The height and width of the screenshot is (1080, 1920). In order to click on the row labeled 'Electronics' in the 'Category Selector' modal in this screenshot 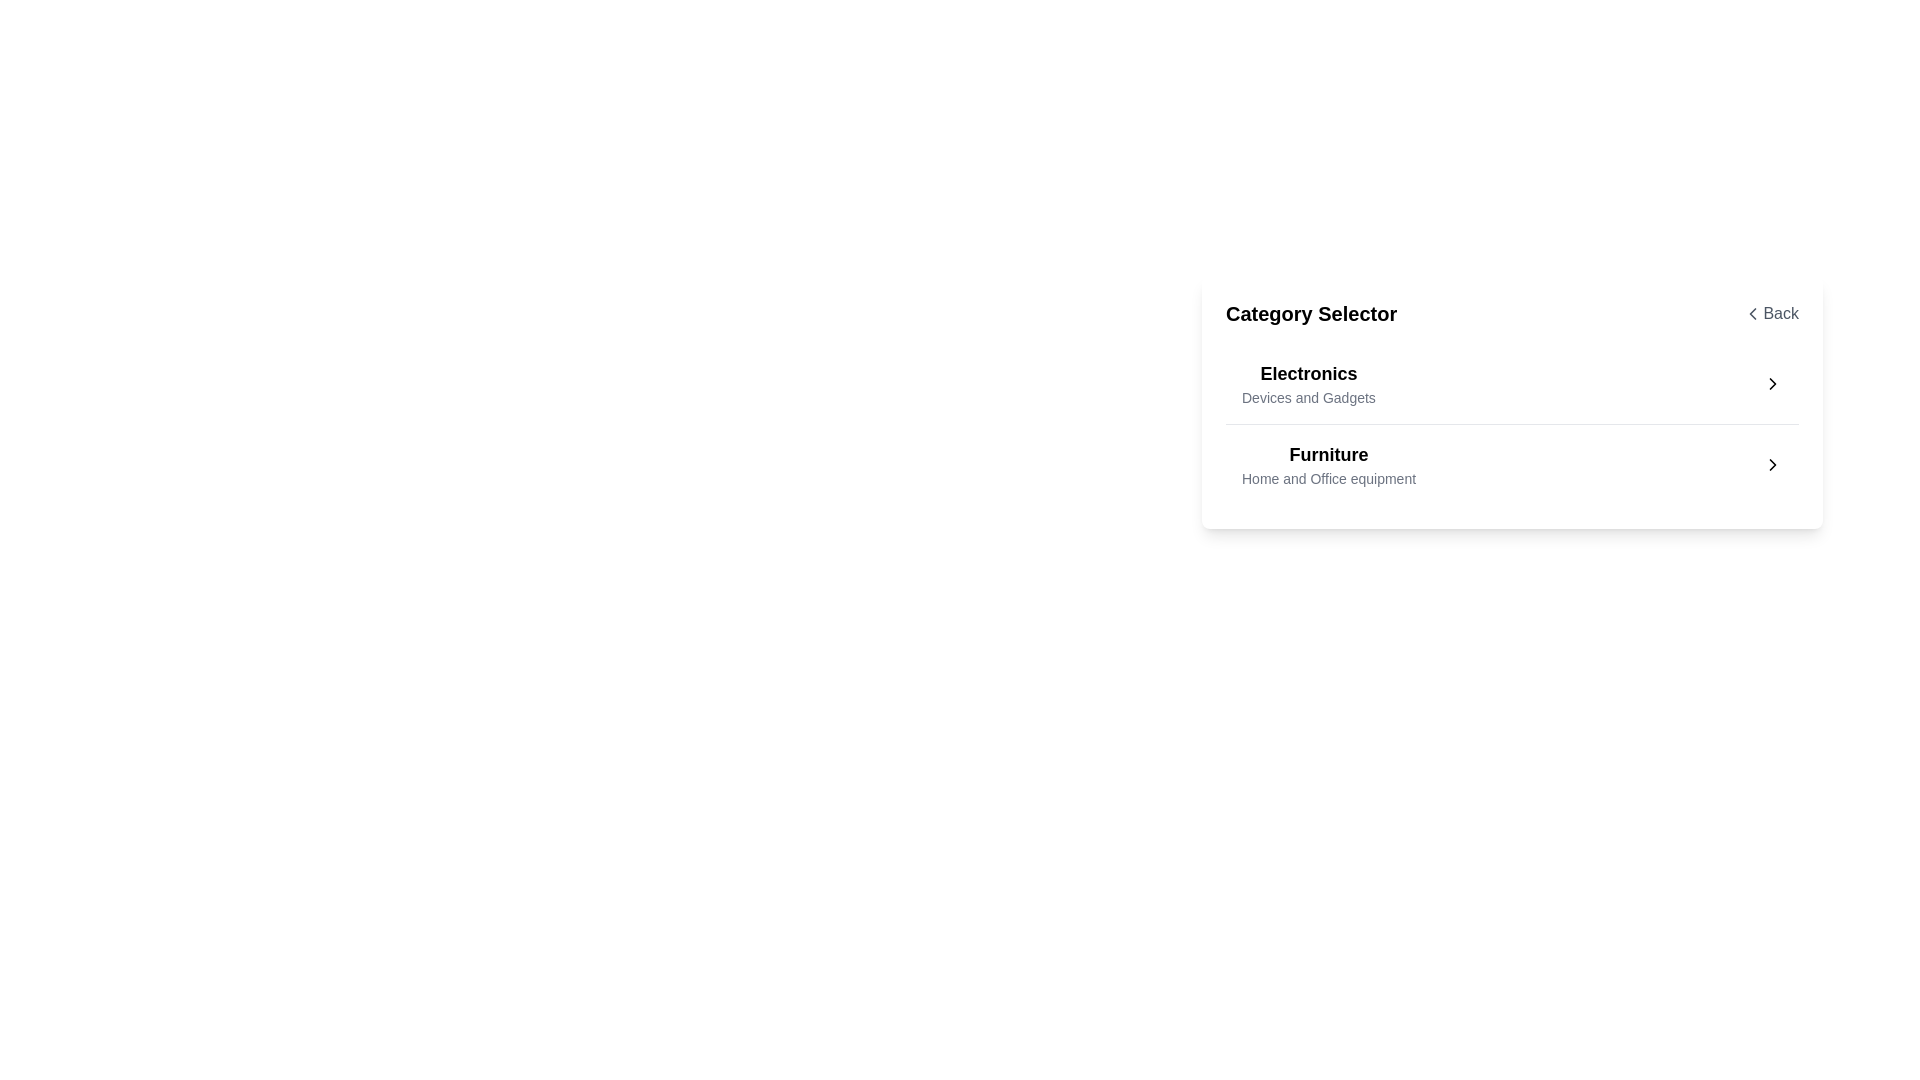, I will do `click(1512, 402)`.